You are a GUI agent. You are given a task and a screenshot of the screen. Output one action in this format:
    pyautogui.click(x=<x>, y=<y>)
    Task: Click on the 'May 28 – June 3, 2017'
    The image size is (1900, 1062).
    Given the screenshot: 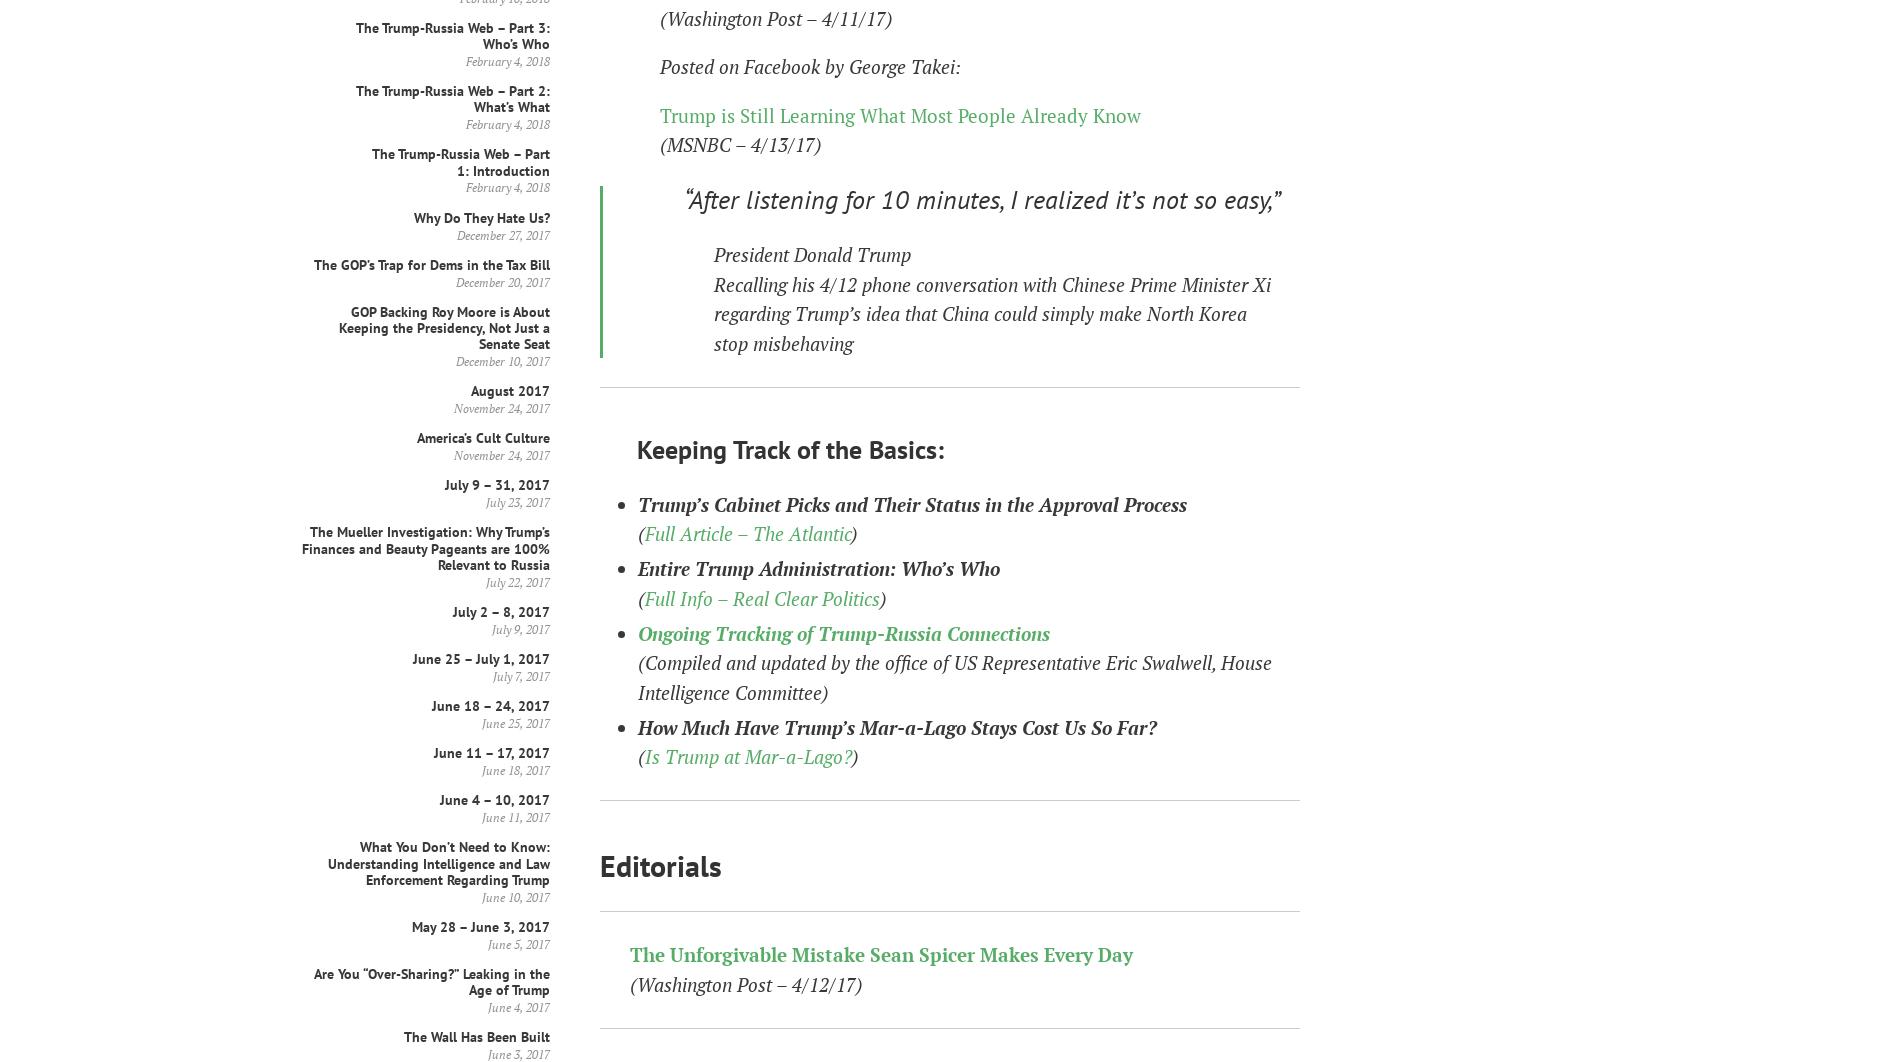 What is the action you would take?
    pyautogui.click(x=481, y=924)
    